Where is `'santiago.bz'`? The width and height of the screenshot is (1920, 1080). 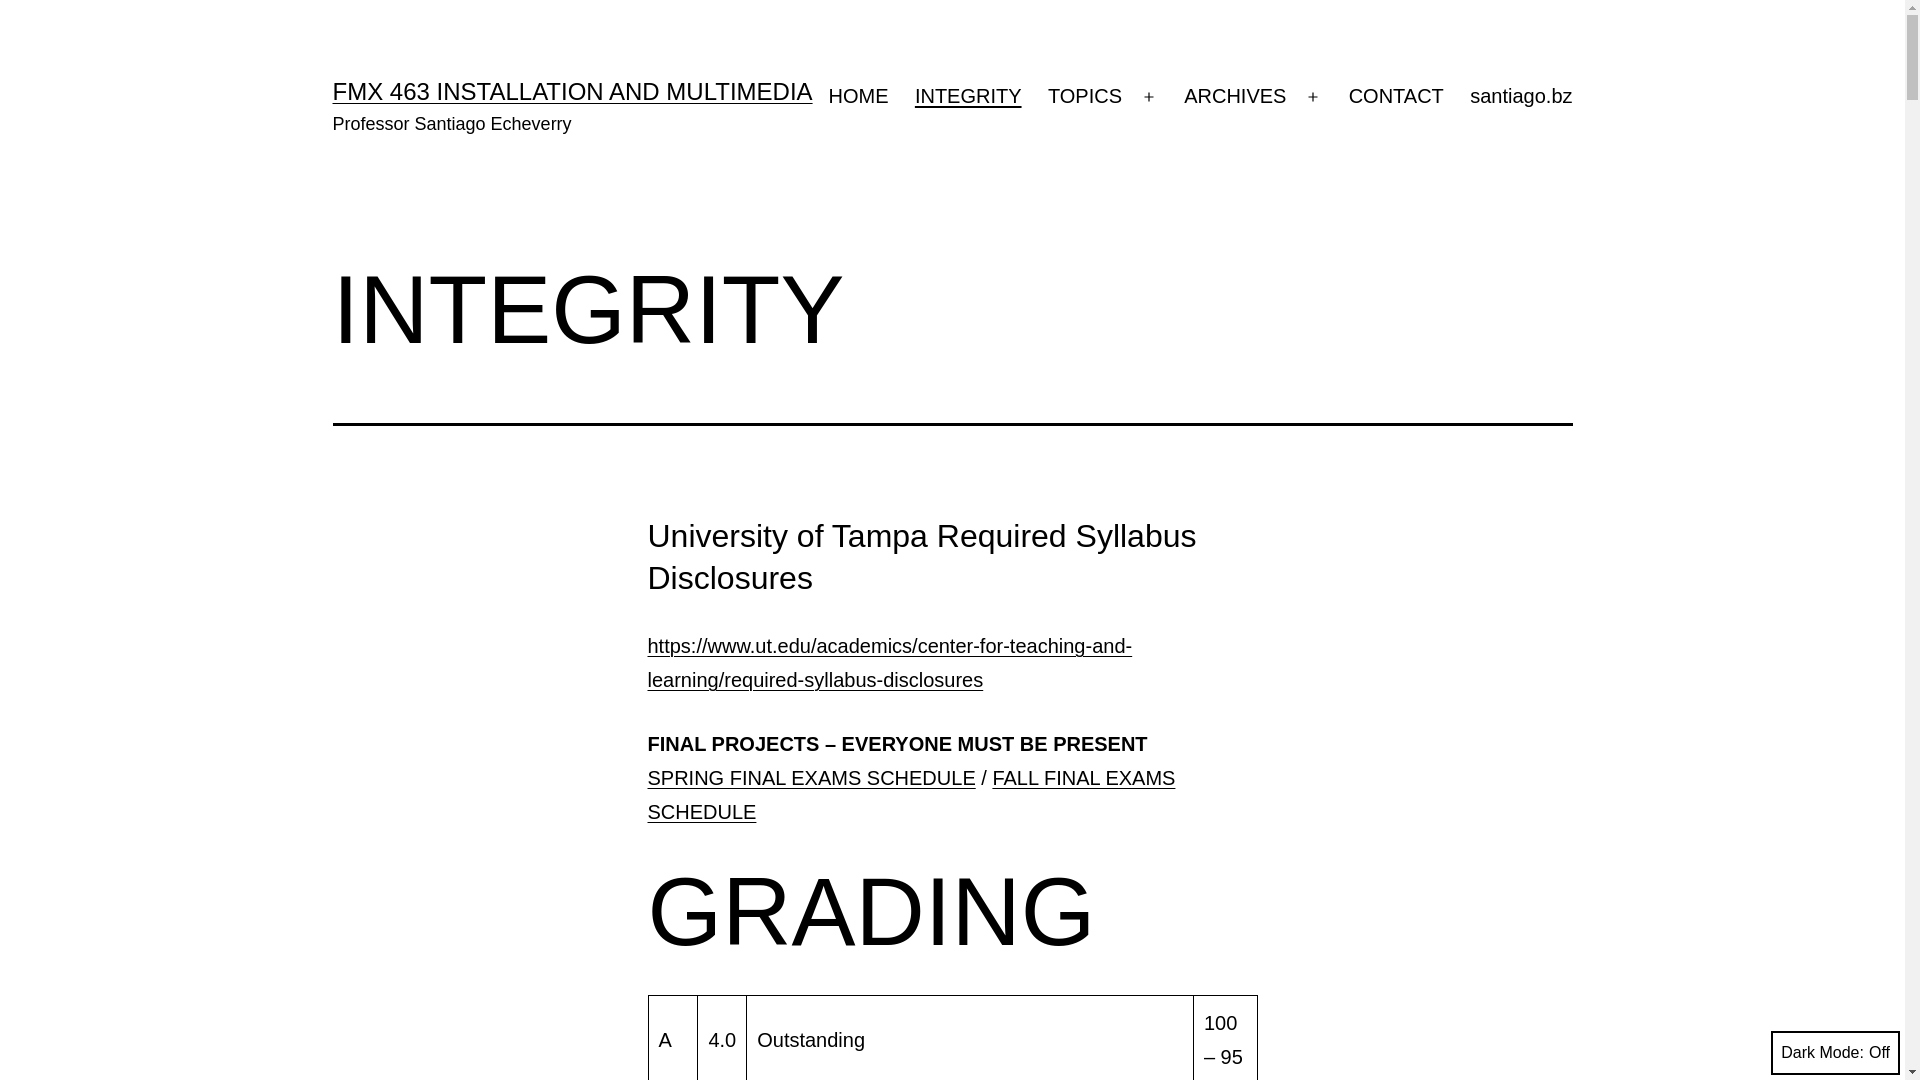 'santiago.bz' is located at coordinates (1520, 96).